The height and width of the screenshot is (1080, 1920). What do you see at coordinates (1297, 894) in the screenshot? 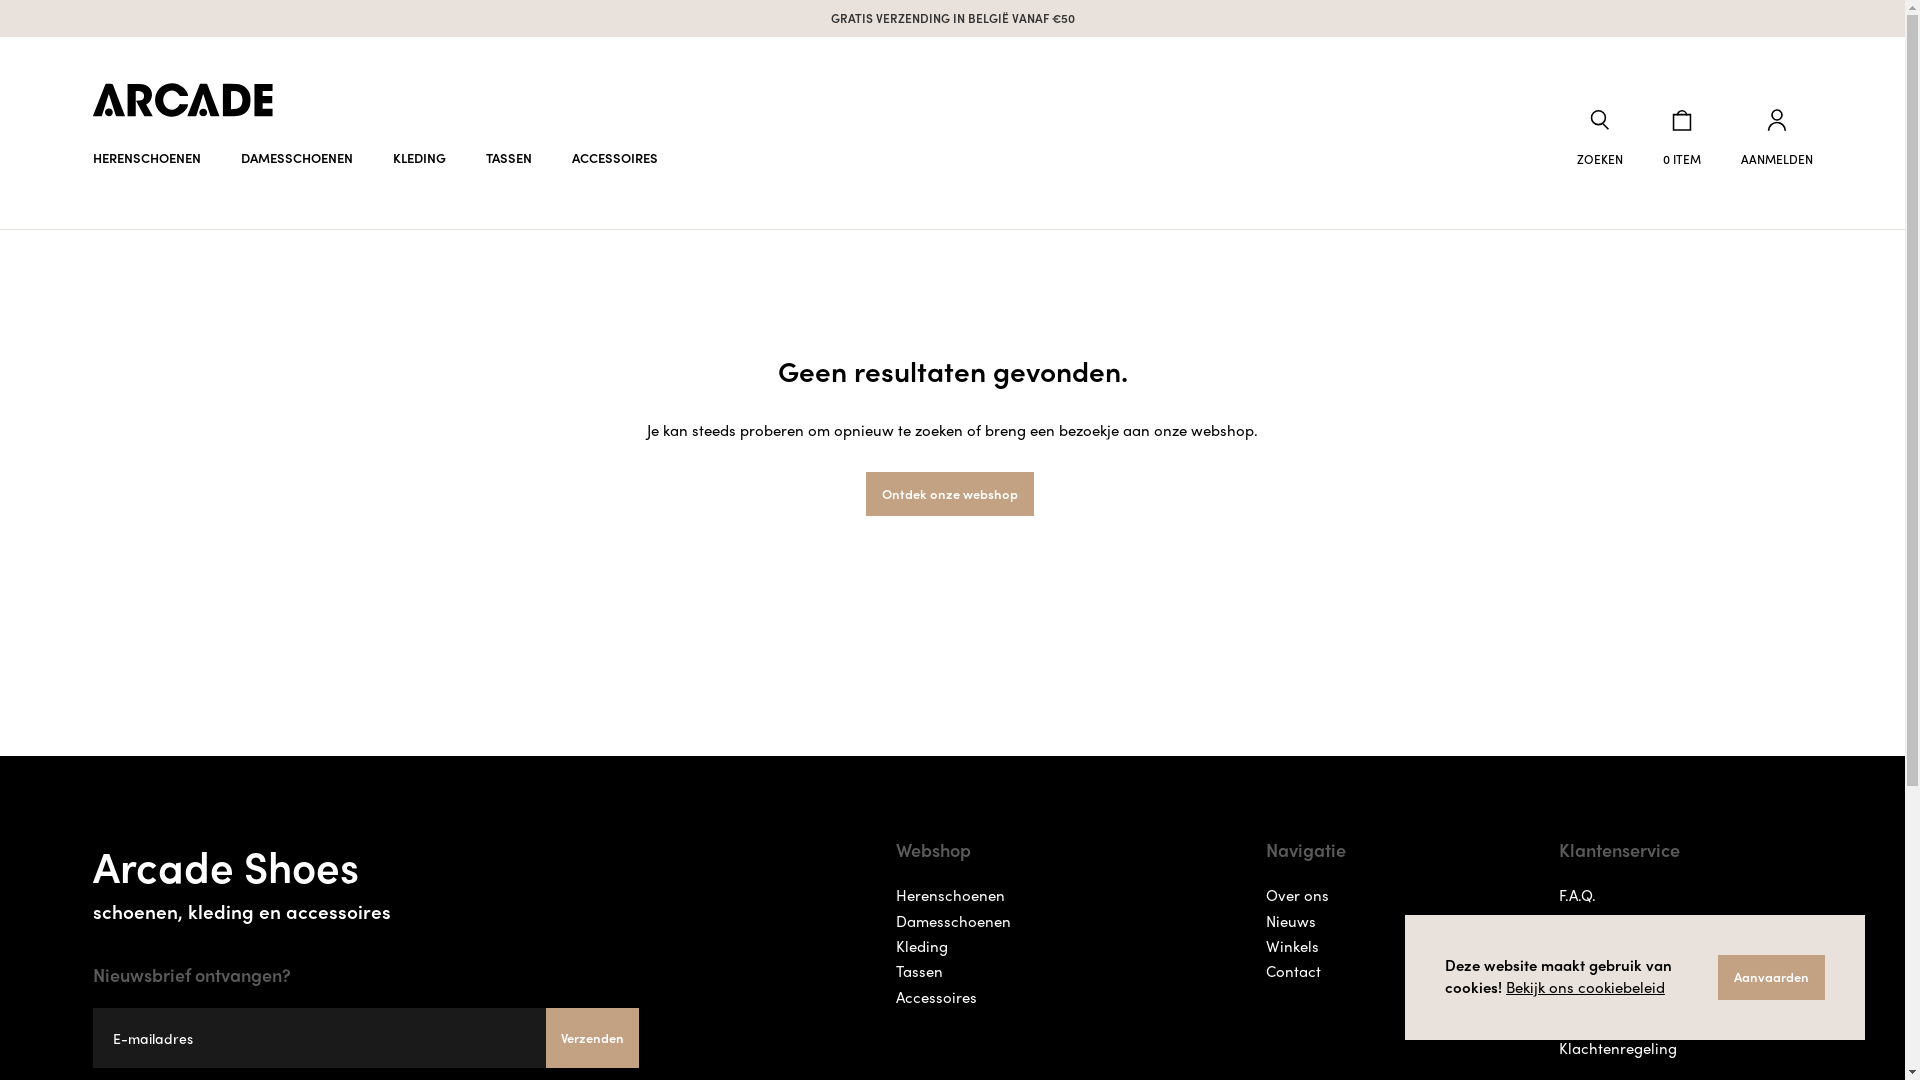
I see `'Over ons'` at bounding box center [1297, 894].